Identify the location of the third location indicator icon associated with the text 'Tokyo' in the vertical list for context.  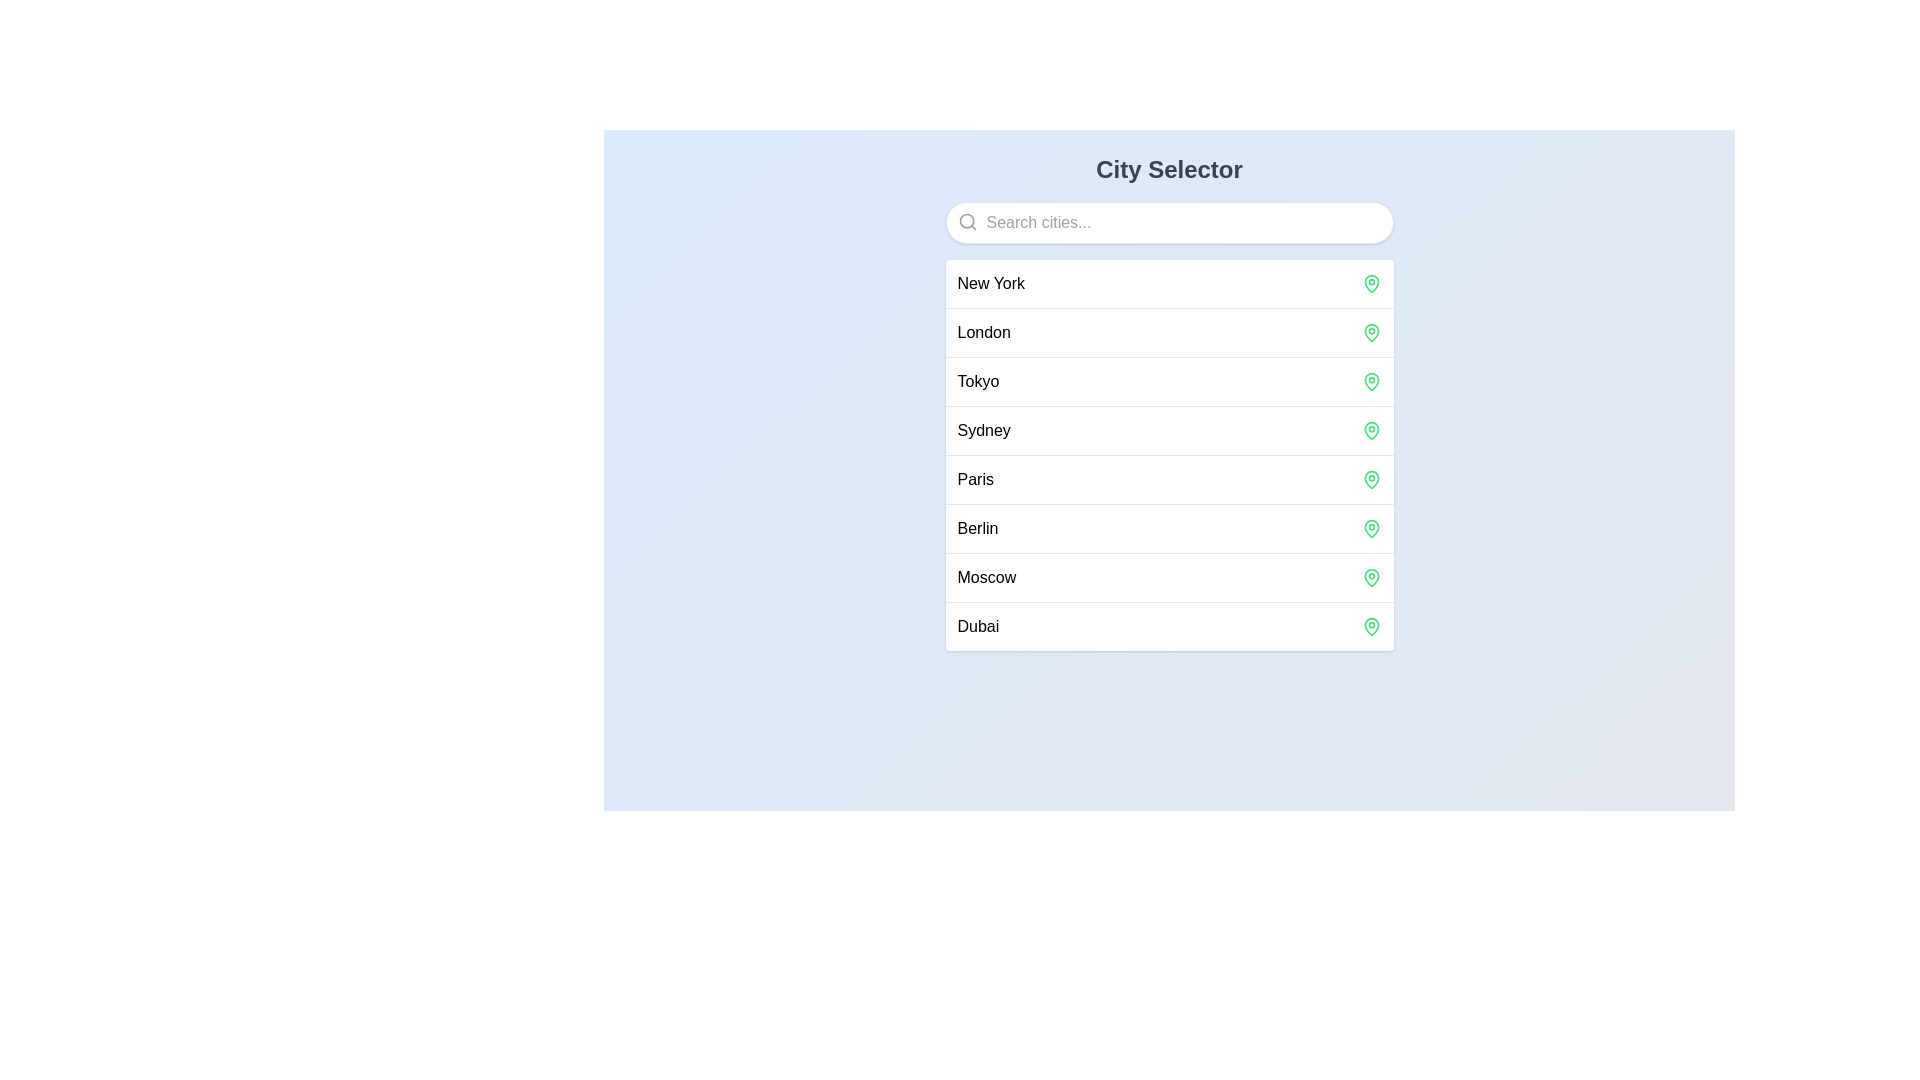
(1370, 381).